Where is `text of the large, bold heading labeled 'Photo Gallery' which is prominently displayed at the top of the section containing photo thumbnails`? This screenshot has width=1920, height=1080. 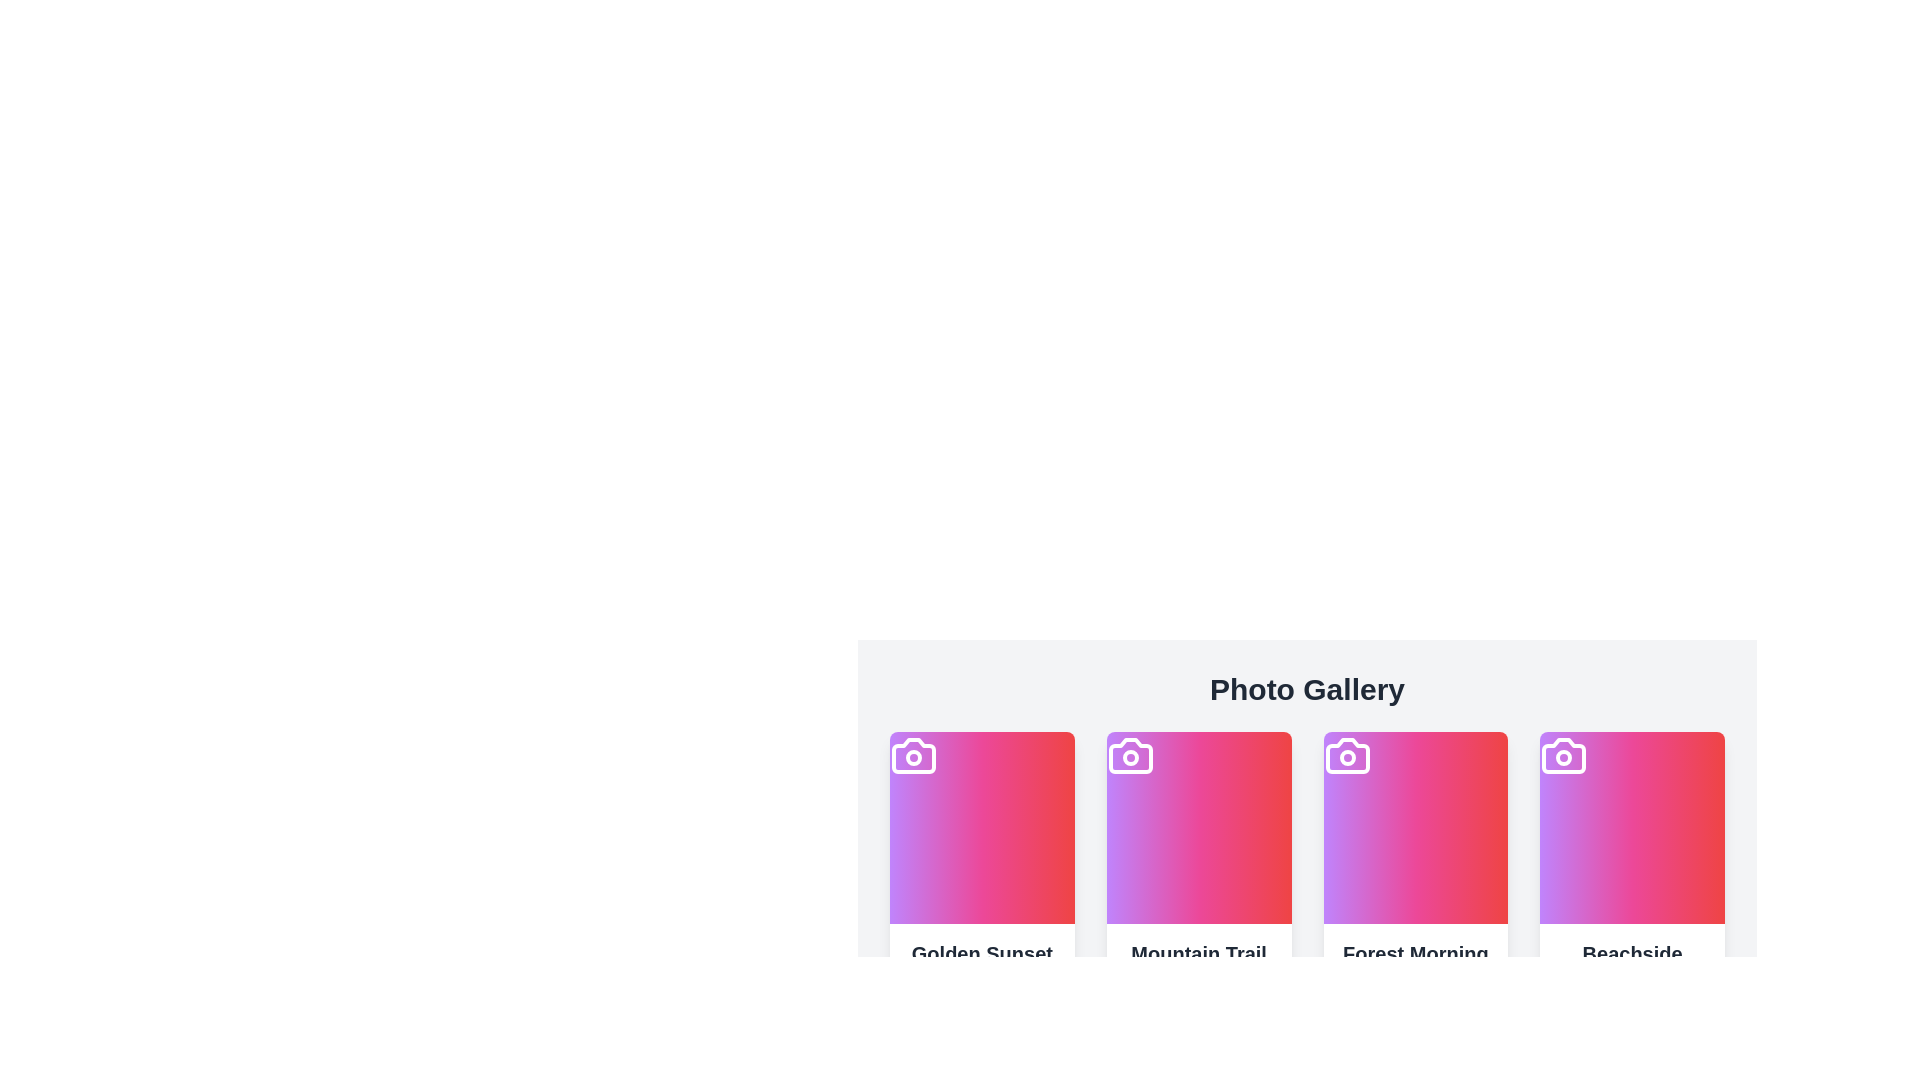
text of the large, bold heading labeled 'Photo Gallery' which is prominently displayed at the top of the section containing photo thumbnails is located at coordinates (1307, 689).